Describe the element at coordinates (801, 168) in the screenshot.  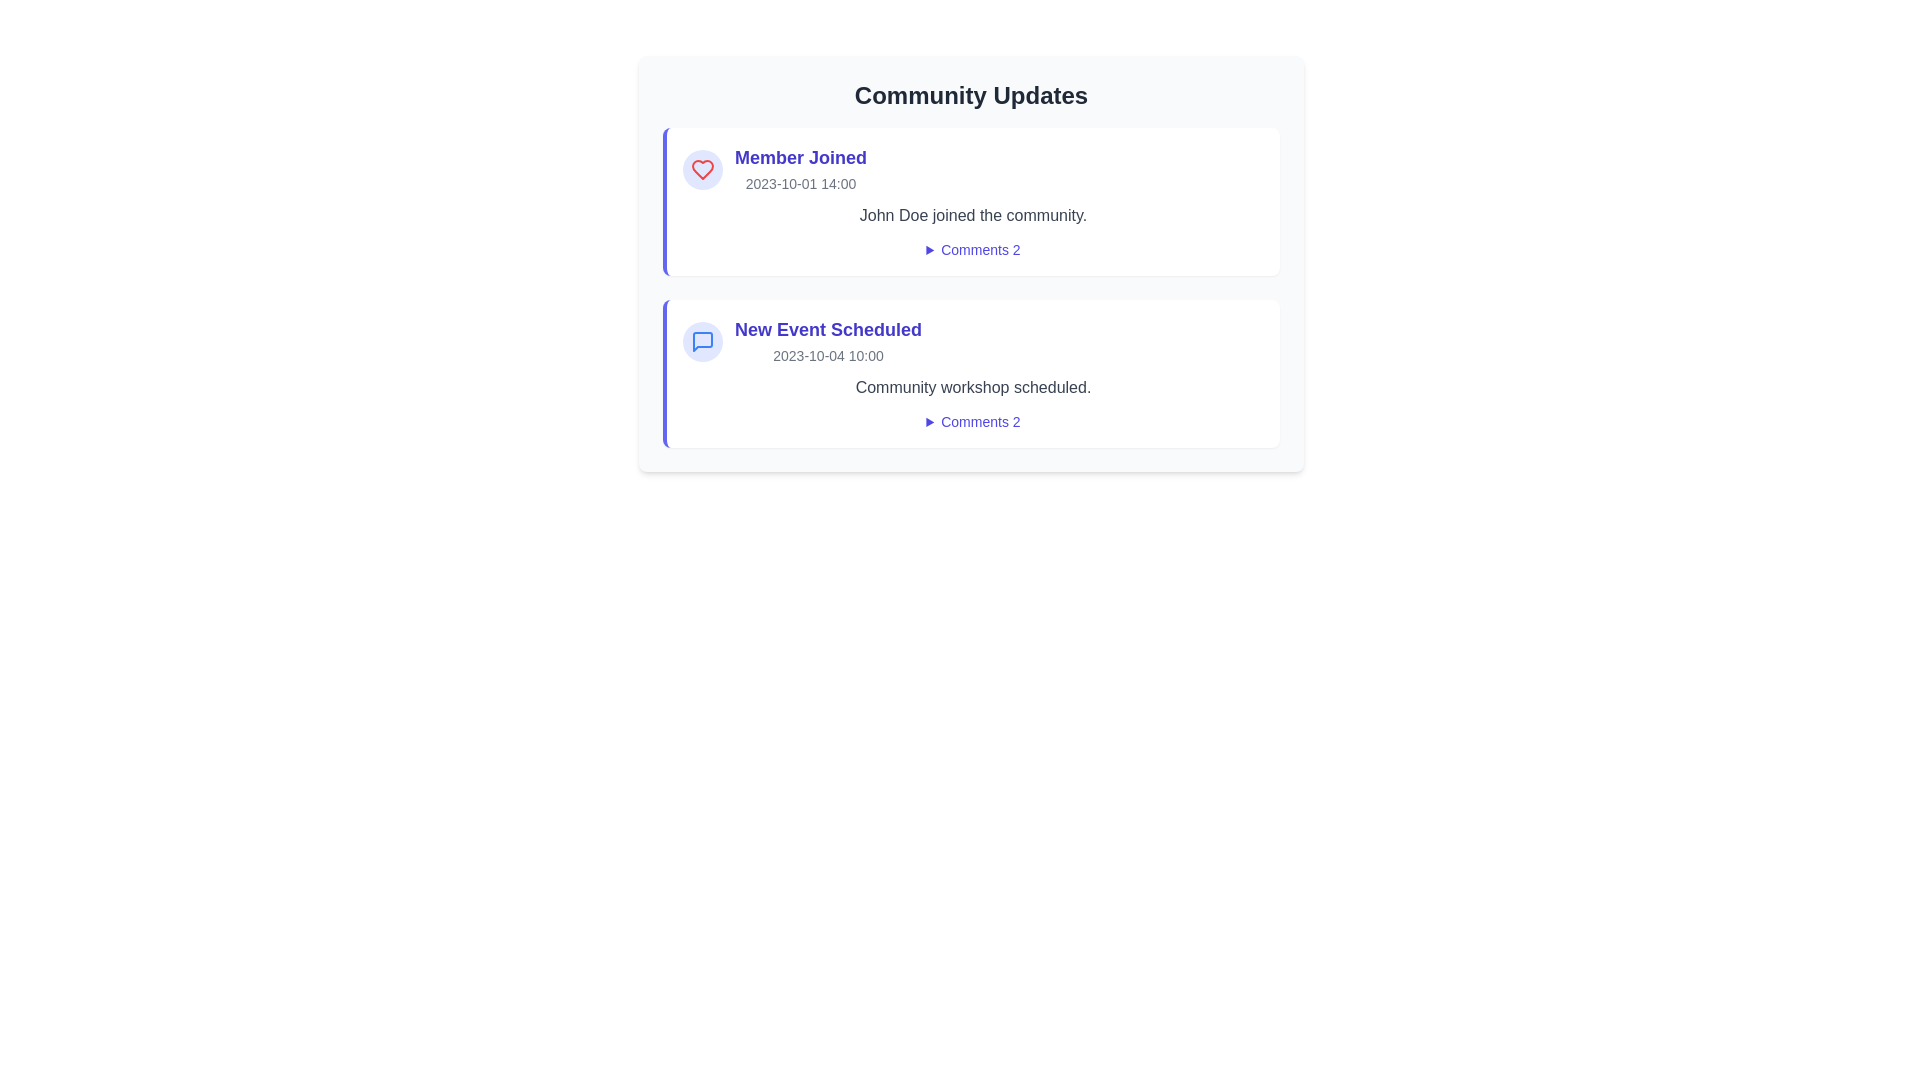
I see `'Member Joined' text and its timestamp '2023-10-01 14:00' located in the top section of the 'Community Updates' card` at that location.